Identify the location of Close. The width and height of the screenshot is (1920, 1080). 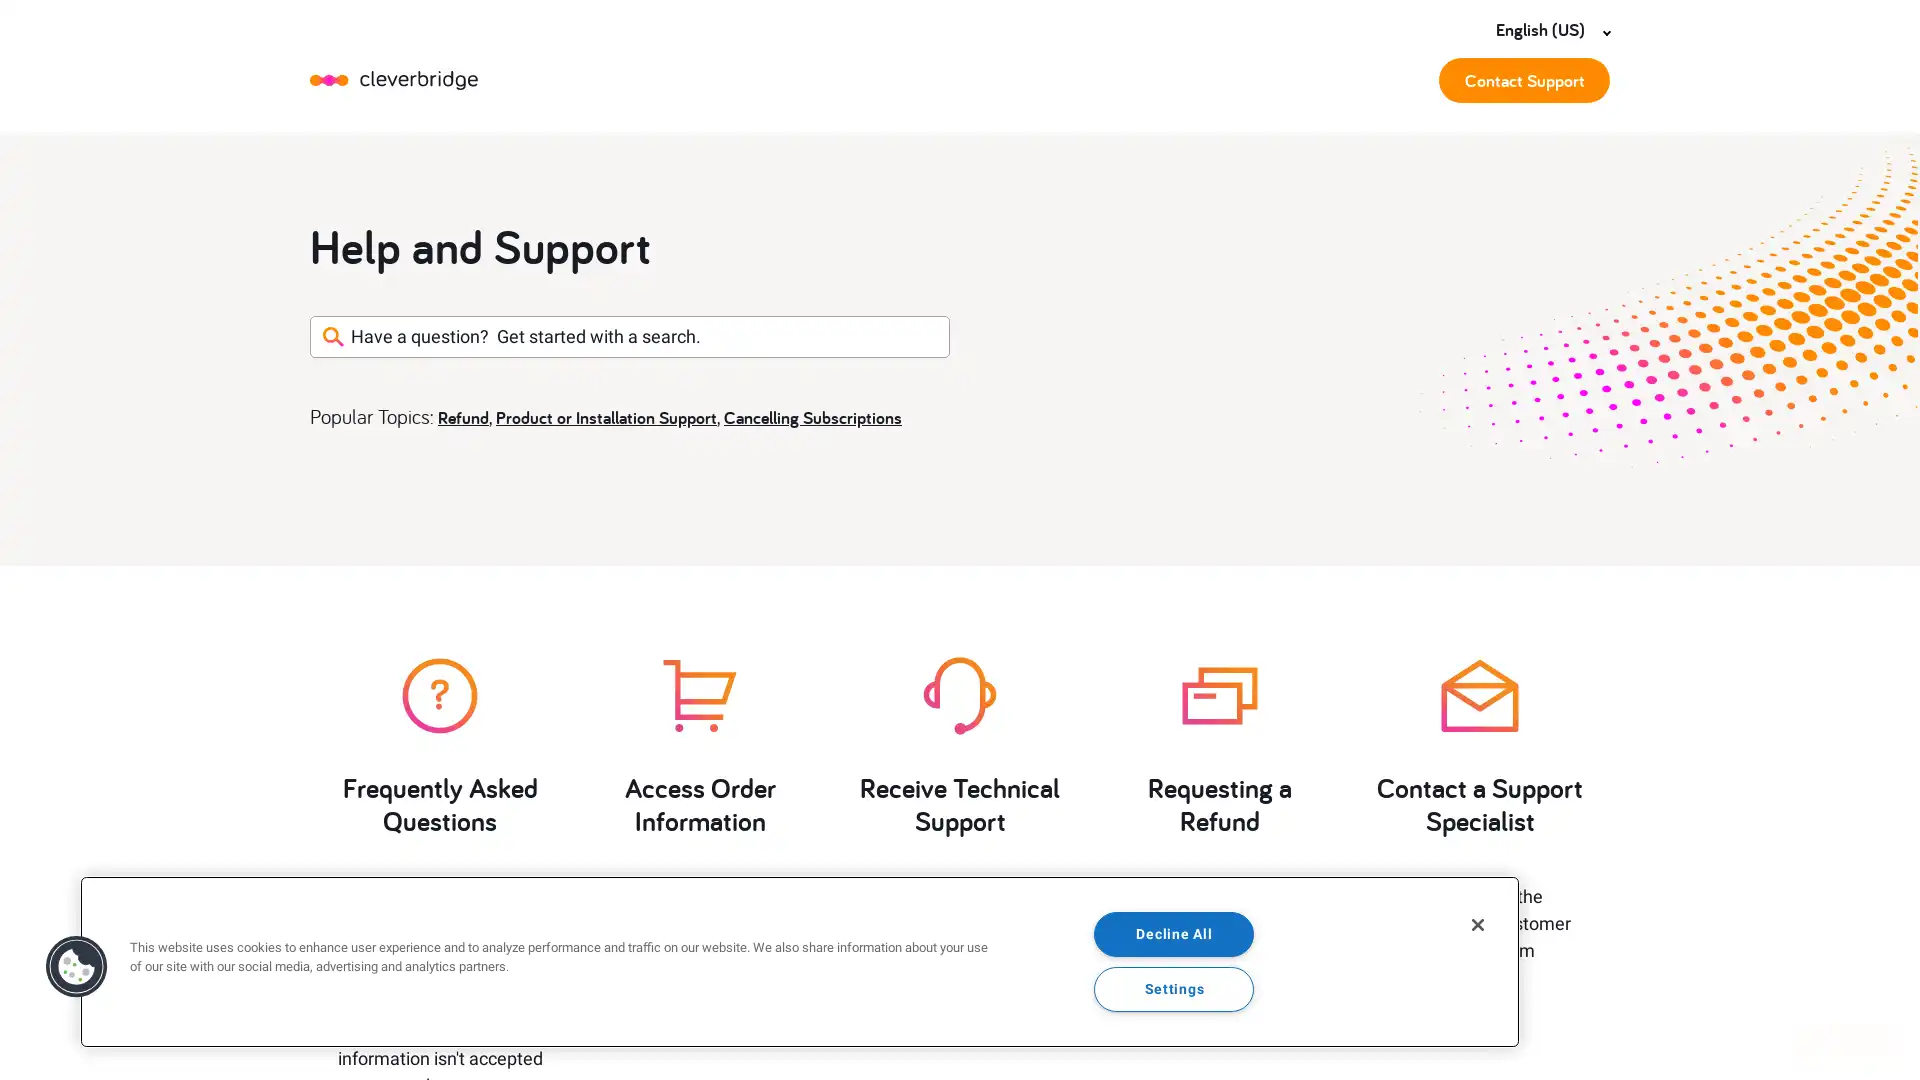
(1478, 925).